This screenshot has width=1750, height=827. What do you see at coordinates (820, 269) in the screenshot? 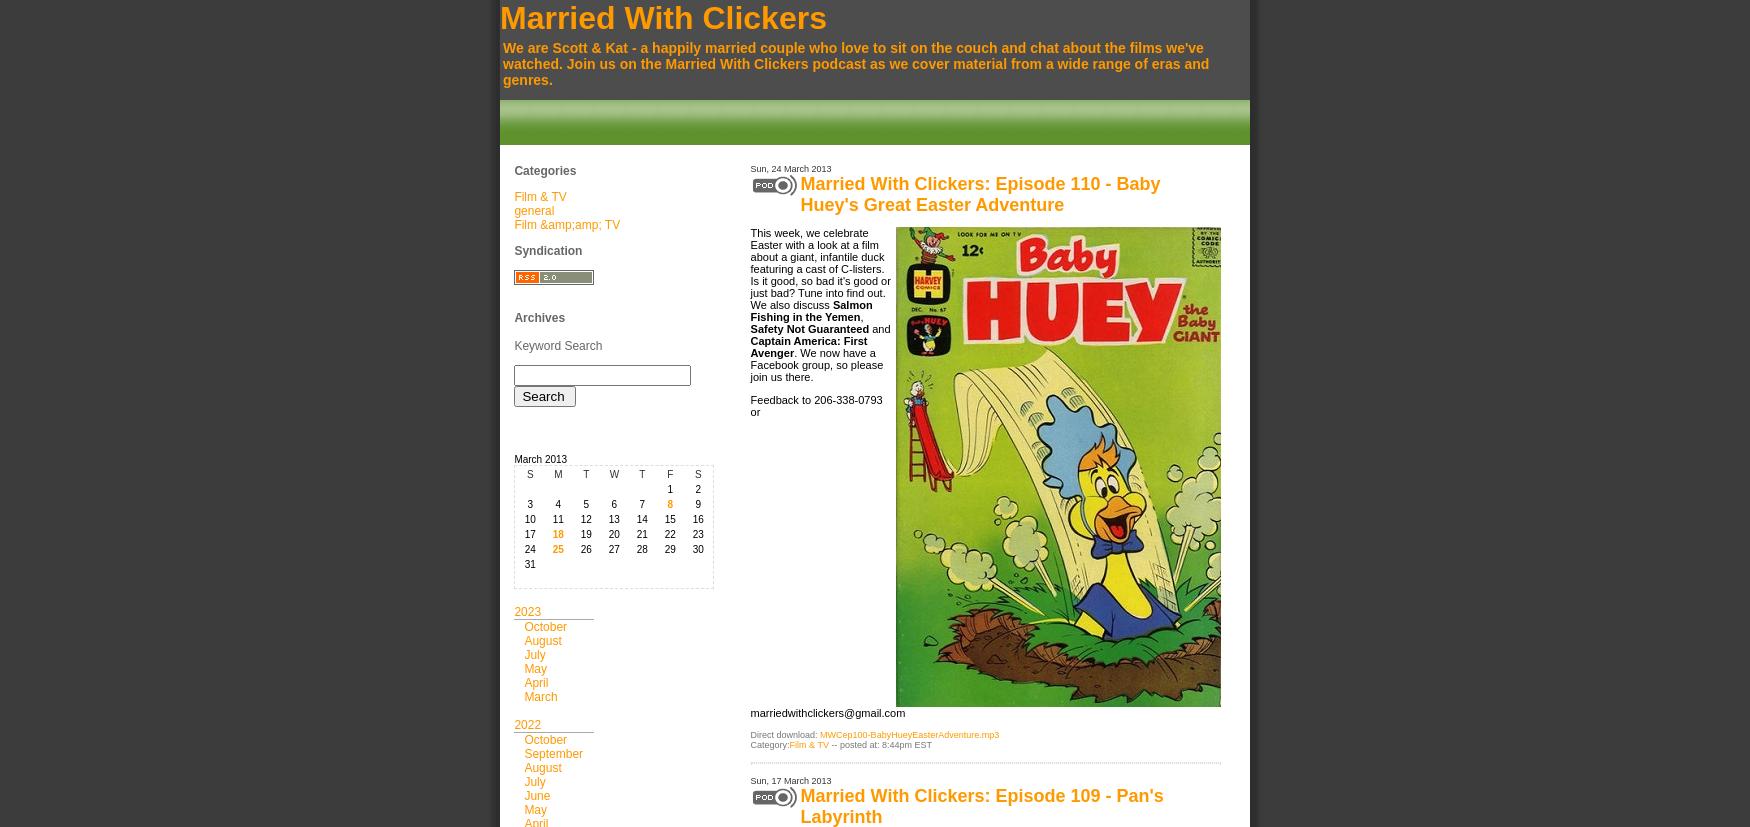
I see `'This week, we celebrate Easter with a look at a film about a giant, infantile duck featuring a cast of C-listers. Is it good, so bad it's good or just bad? Tune into find out. We also discuss'` at bounding box center [820, 269].